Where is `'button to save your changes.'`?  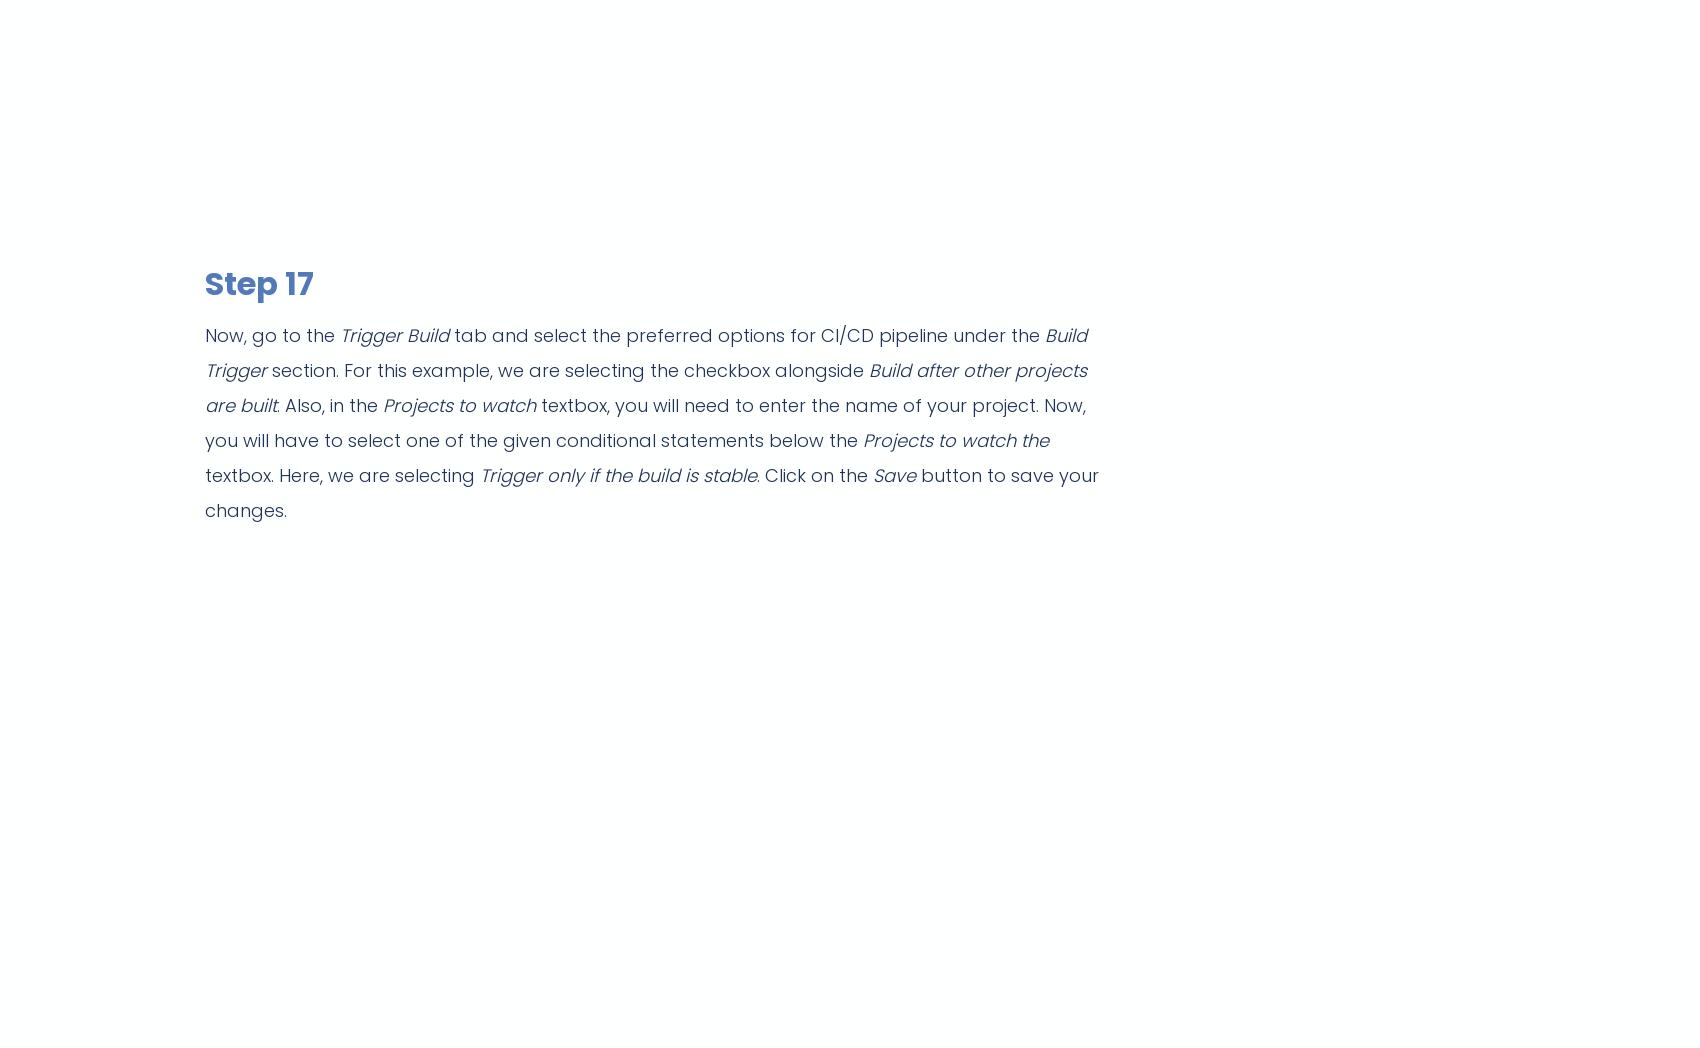
'button to save your changes.' is located at coordinates (204, 492).